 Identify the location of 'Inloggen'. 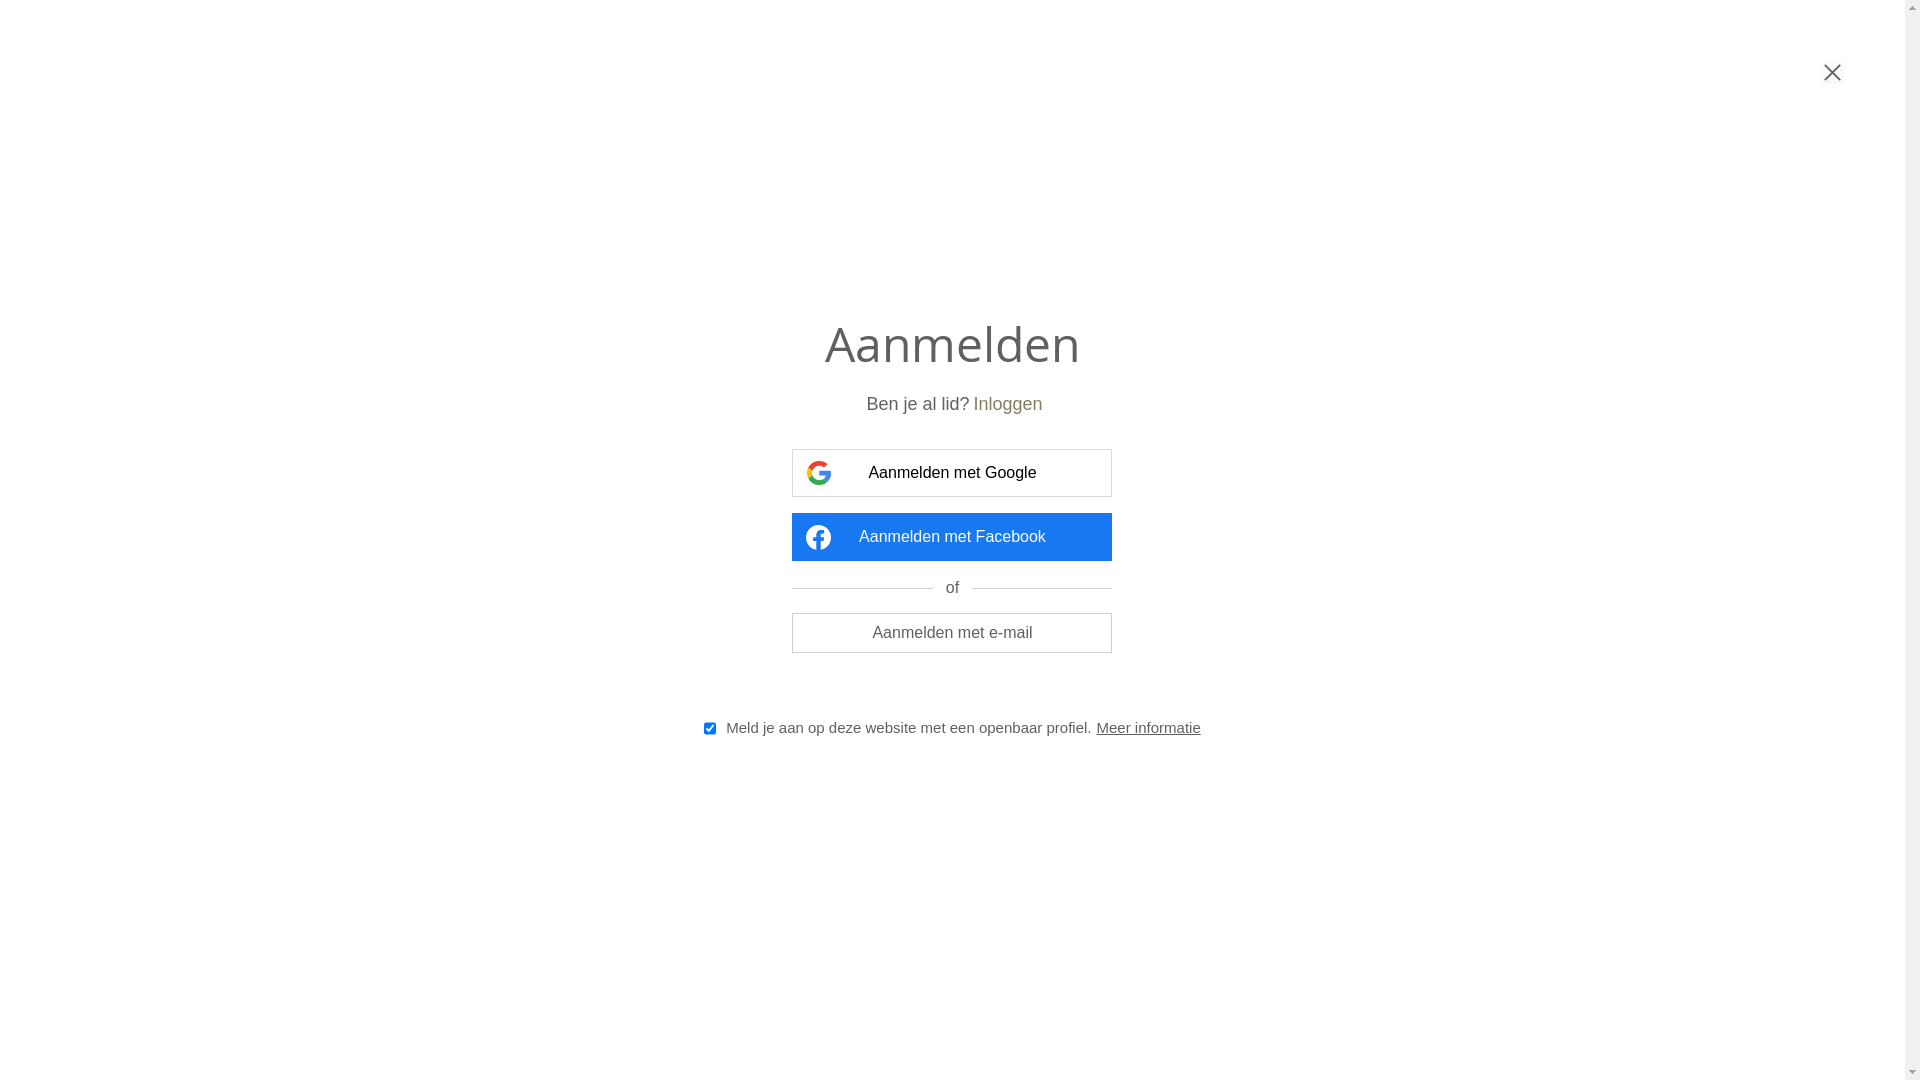
(973, 404).